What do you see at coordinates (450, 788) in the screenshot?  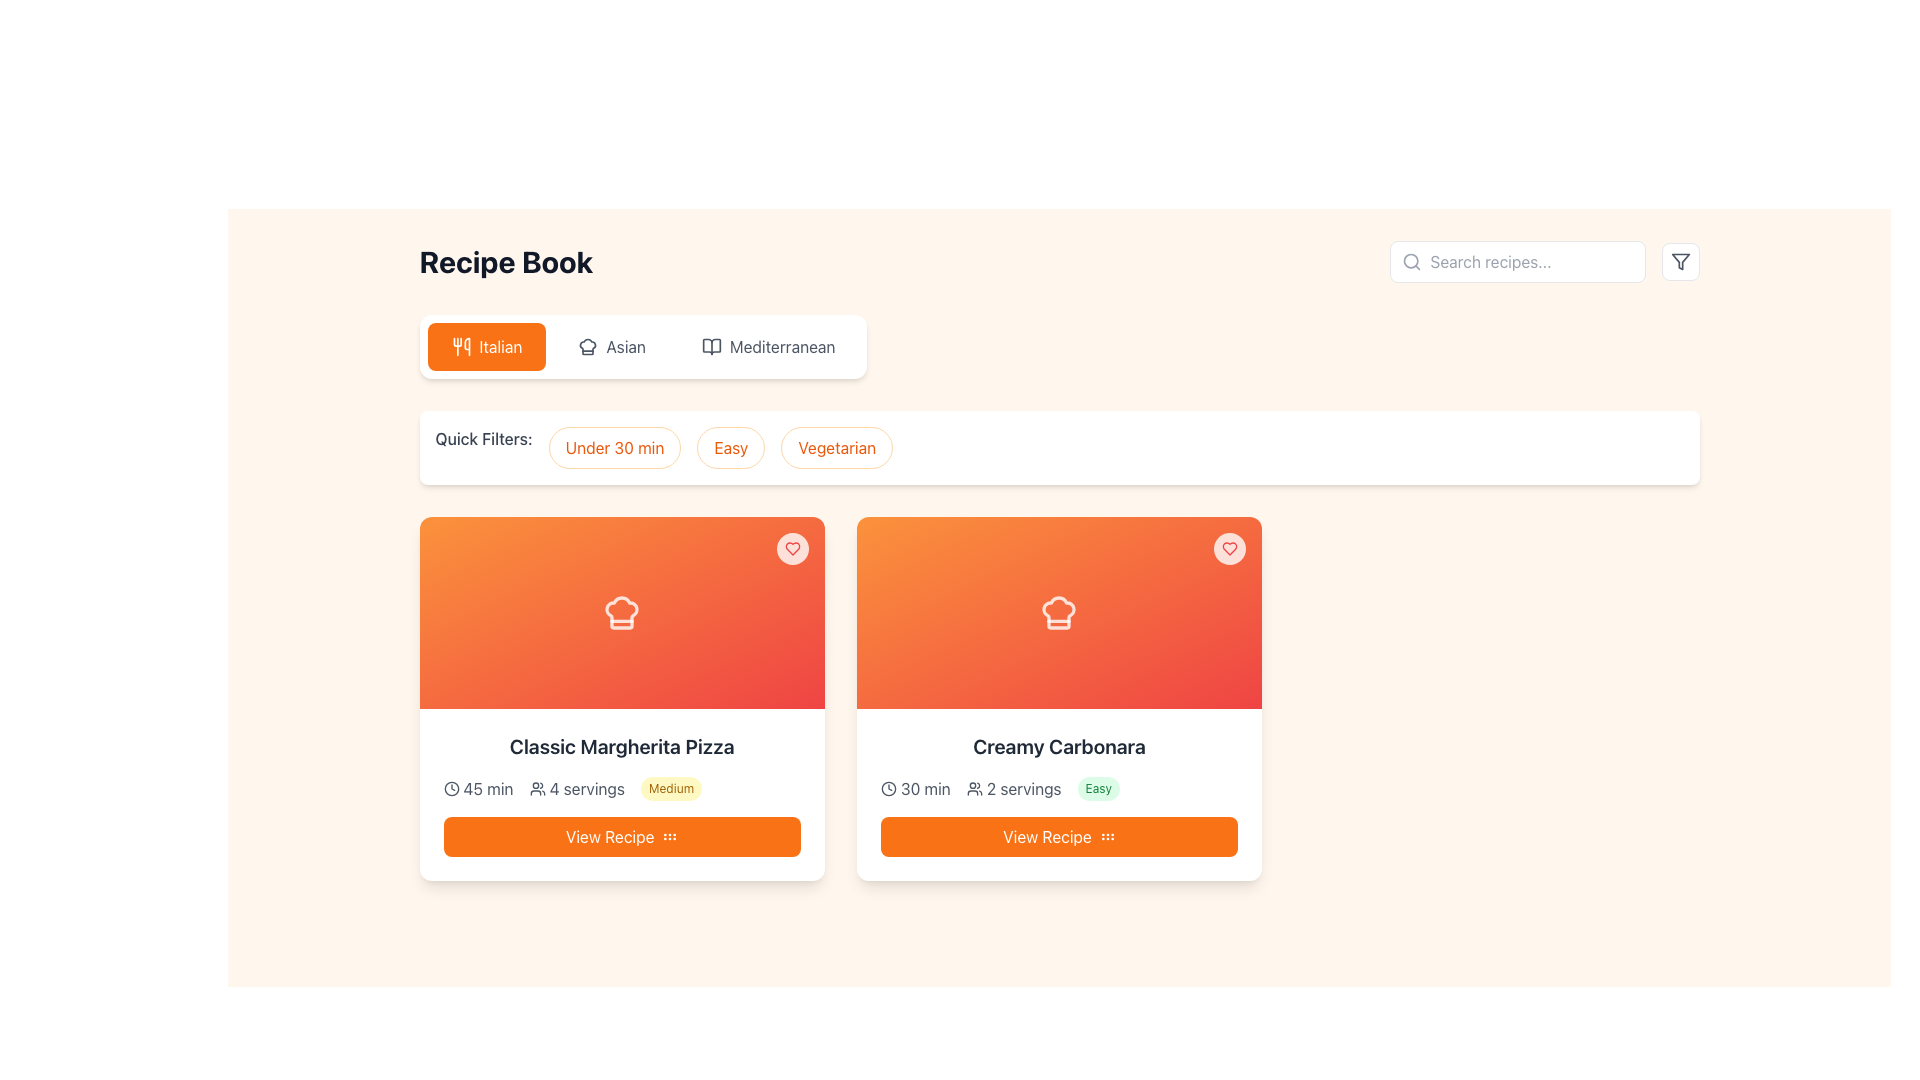 I see `the small monochromatic clock icon in the first recipe card for 'Classic Margherita Pizza', which is located to the left of the '45 min' duration text` at bounding box center [450, 788].